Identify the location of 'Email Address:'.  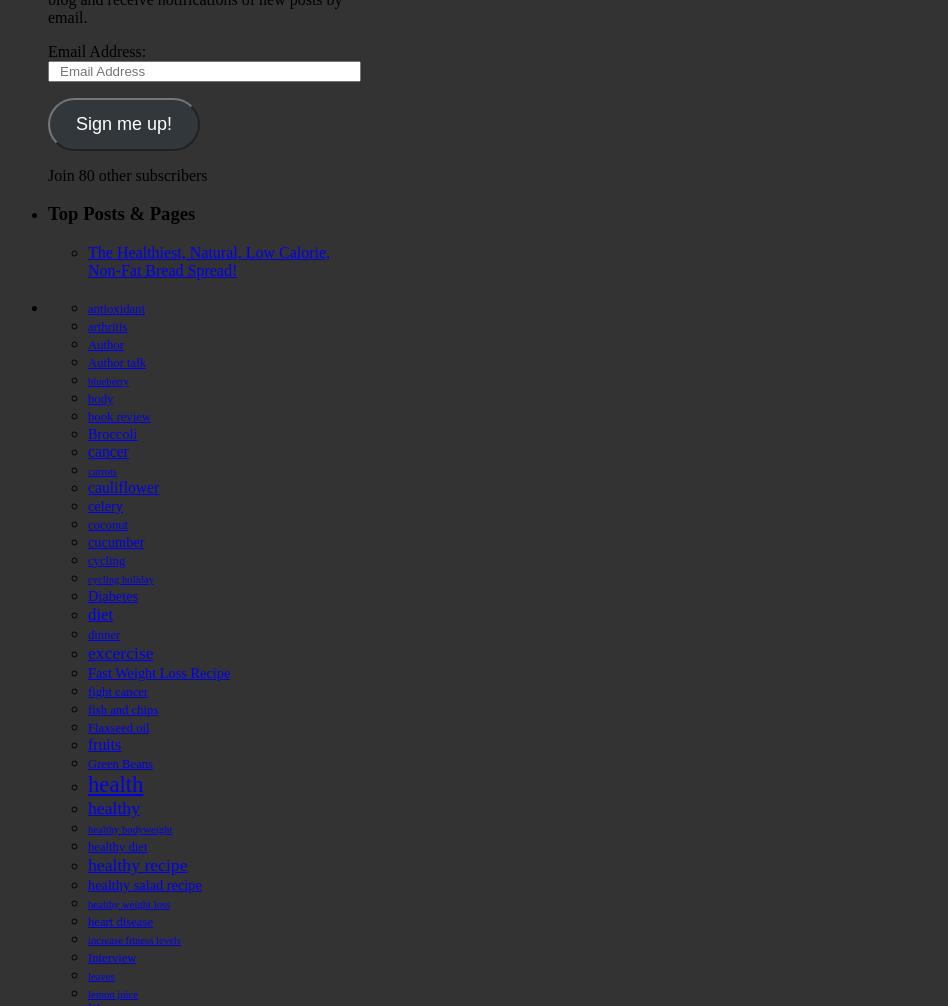
(96, 50).